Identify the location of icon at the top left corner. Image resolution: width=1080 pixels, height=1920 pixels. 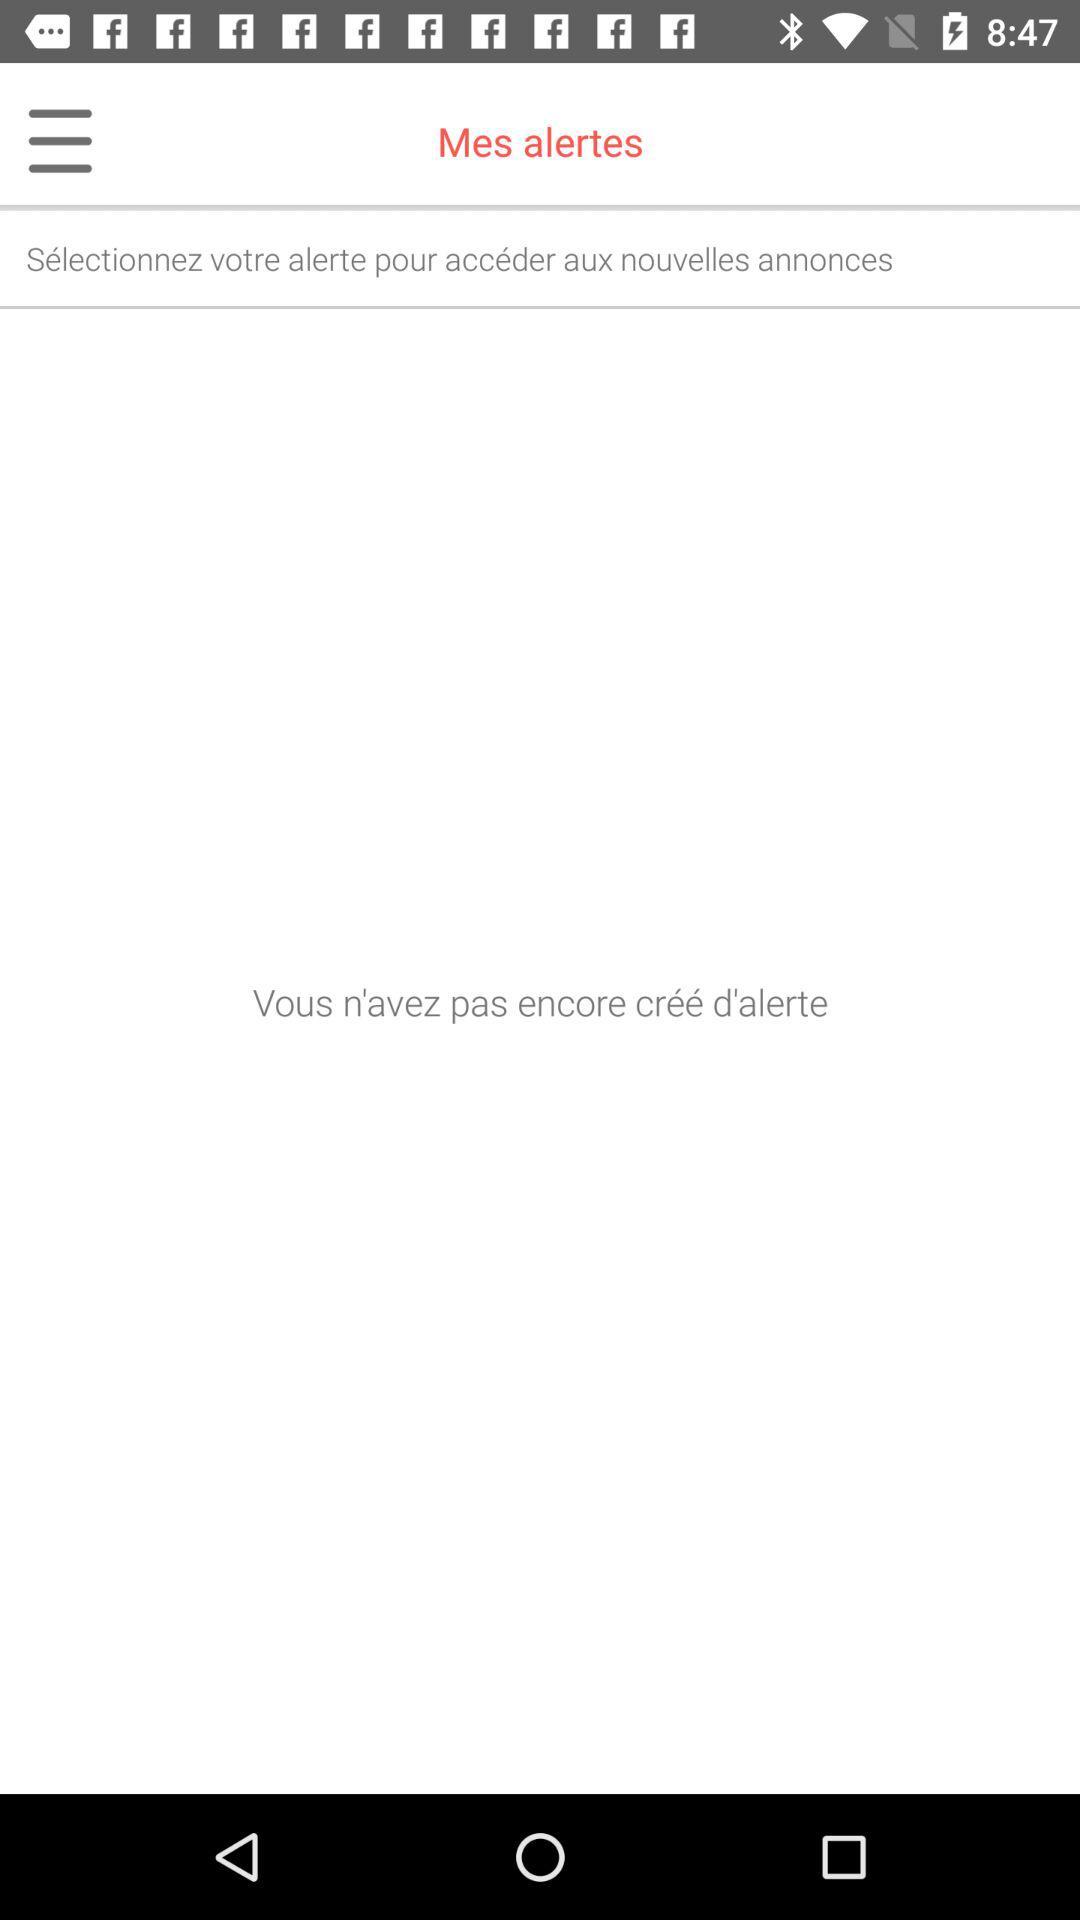
(46, 140).